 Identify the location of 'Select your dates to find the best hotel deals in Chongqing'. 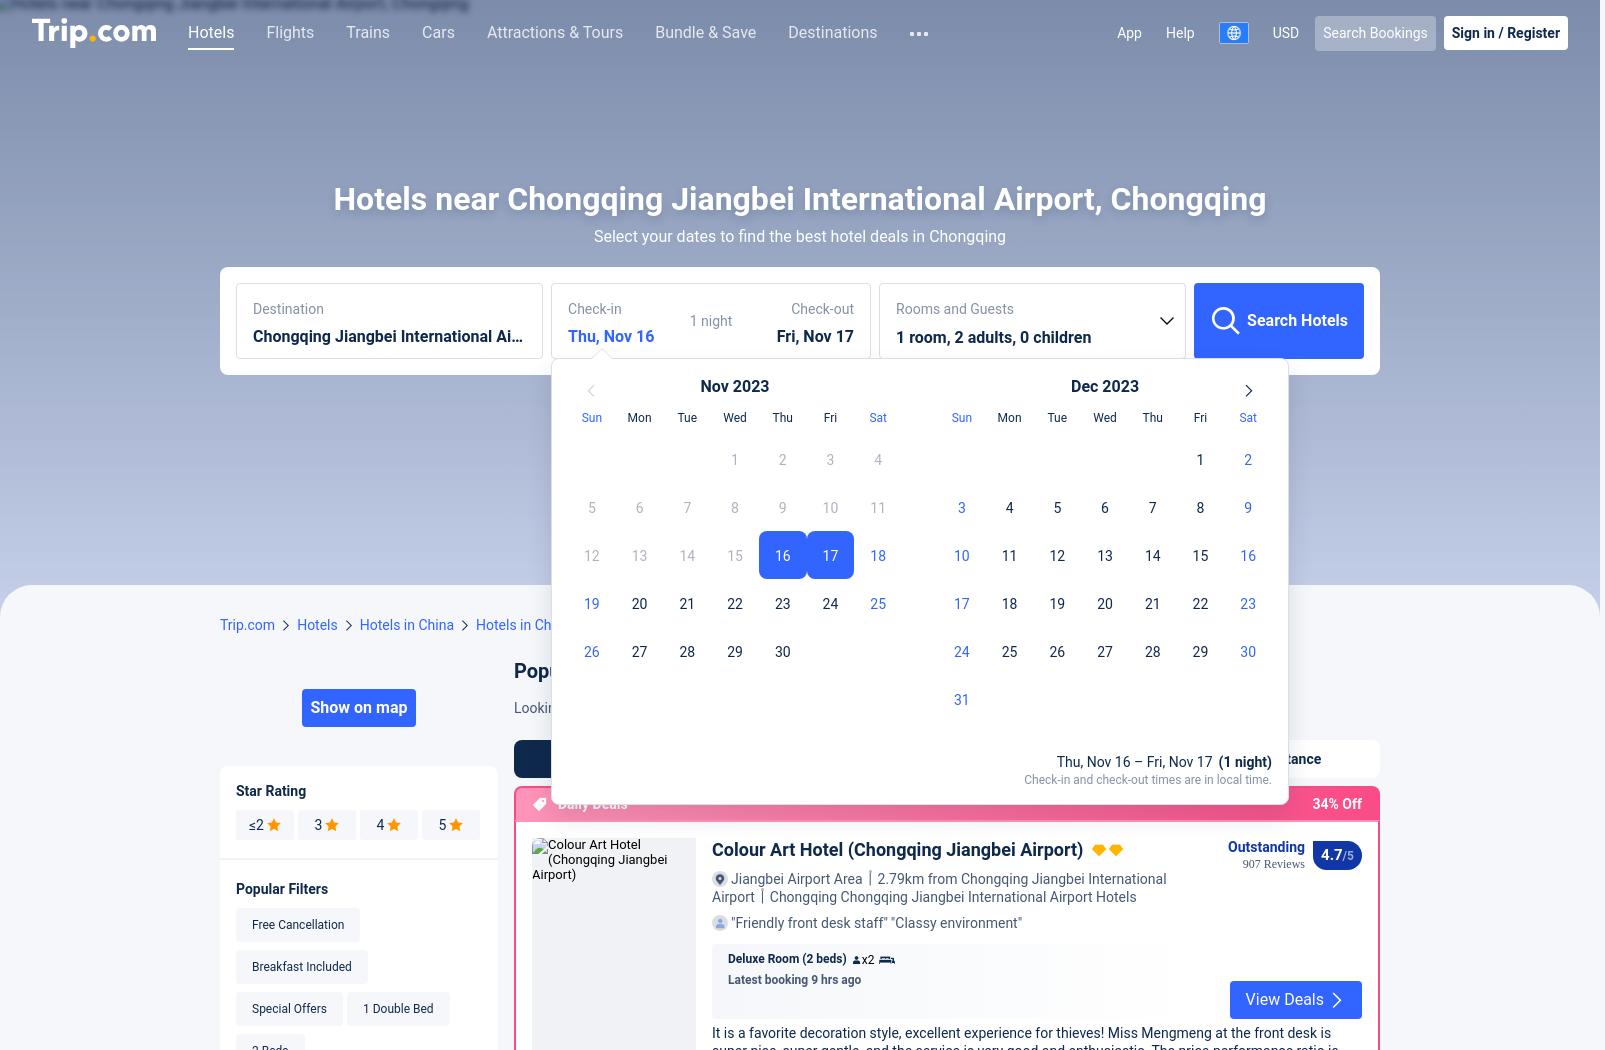
(592, 536).